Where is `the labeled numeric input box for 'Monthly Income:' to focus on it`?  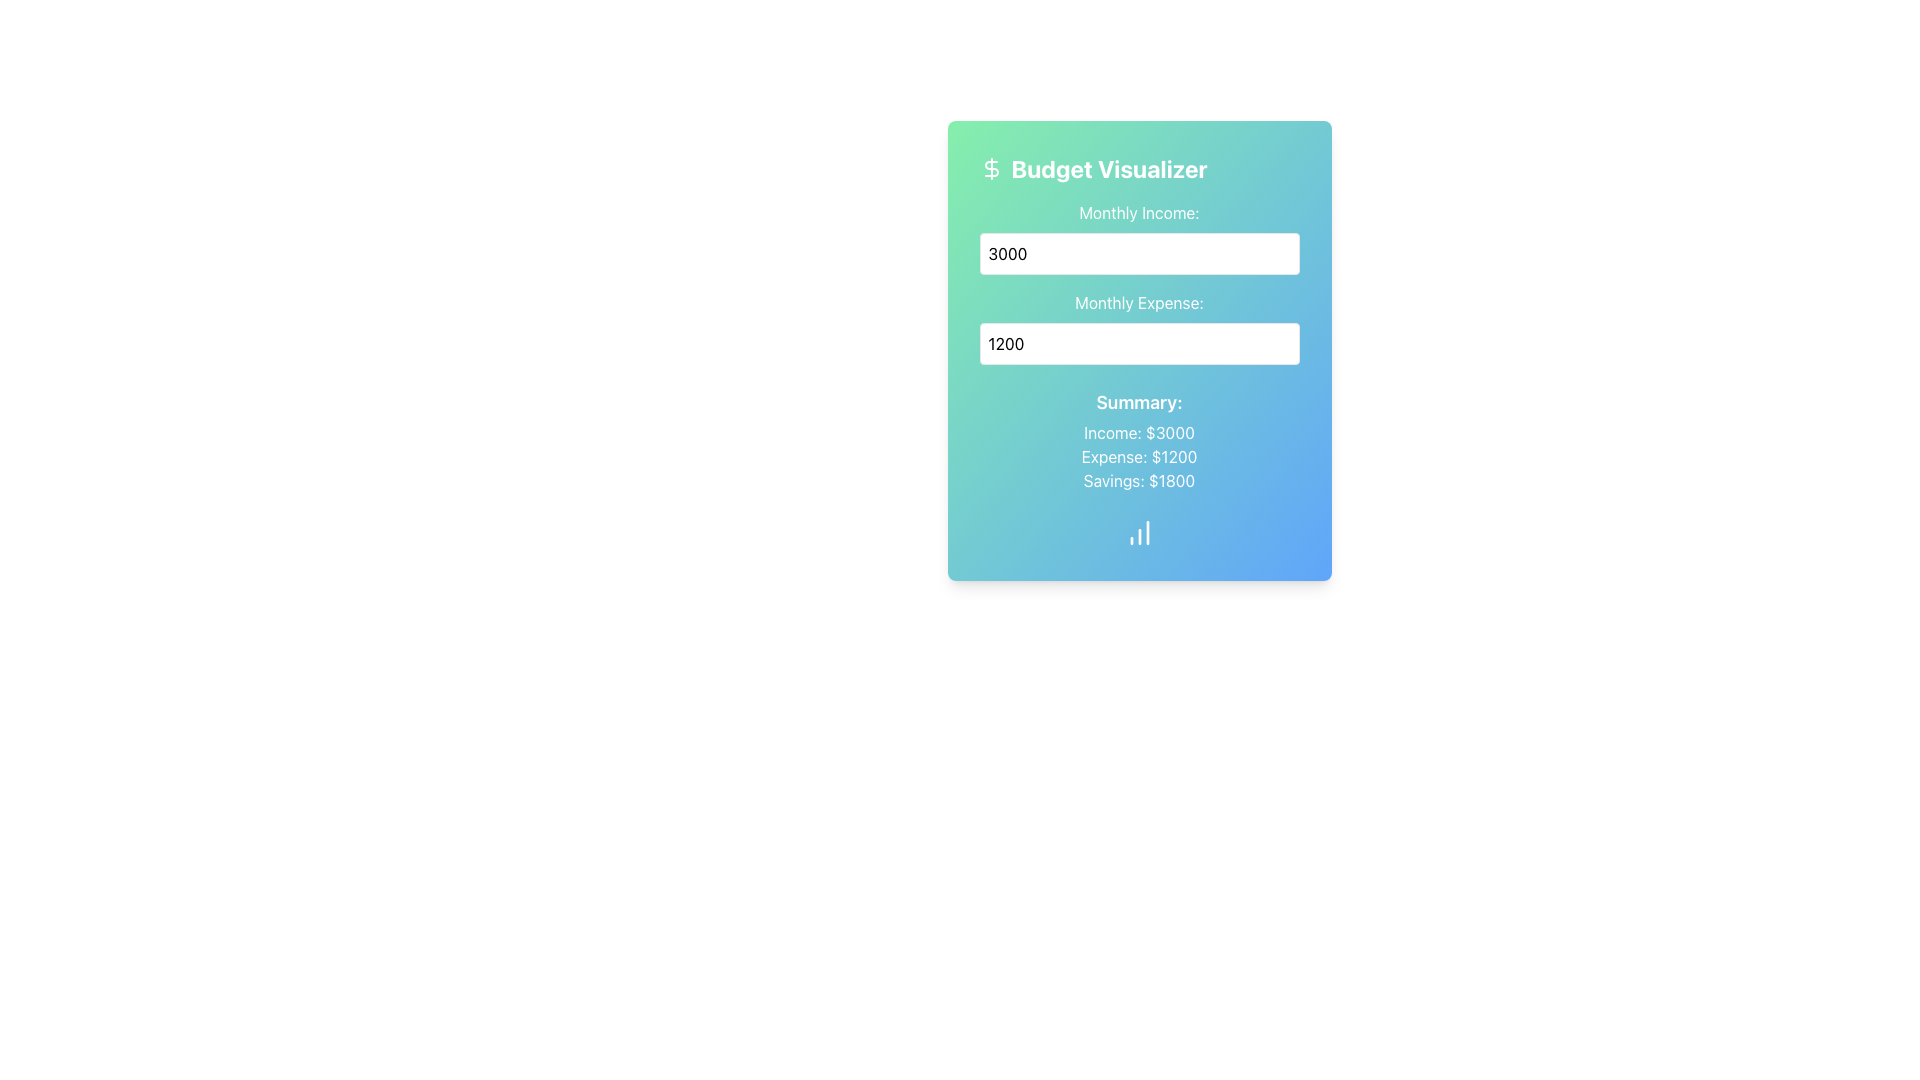 the labeled numeric input box for 'Monthly Income:' to focus on it is located at coordinates (1139, 237).